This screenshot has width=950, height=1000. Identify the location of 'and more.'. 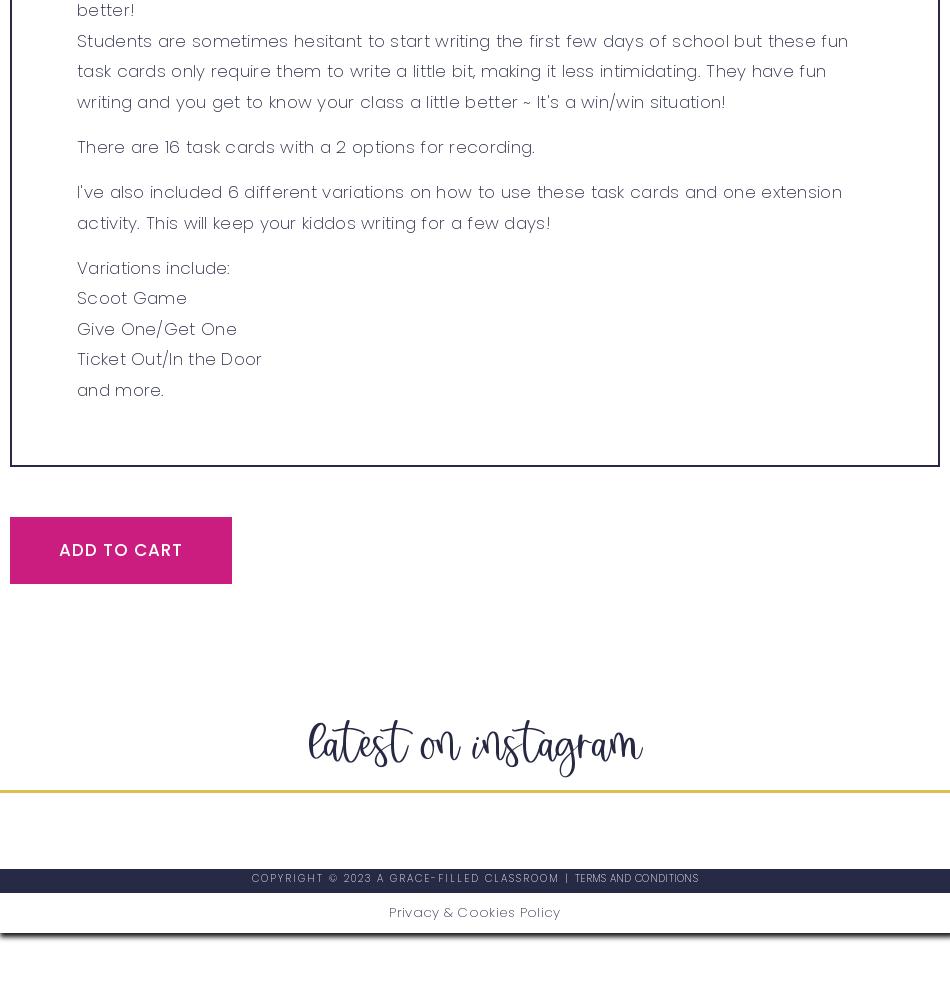
(120, 389).